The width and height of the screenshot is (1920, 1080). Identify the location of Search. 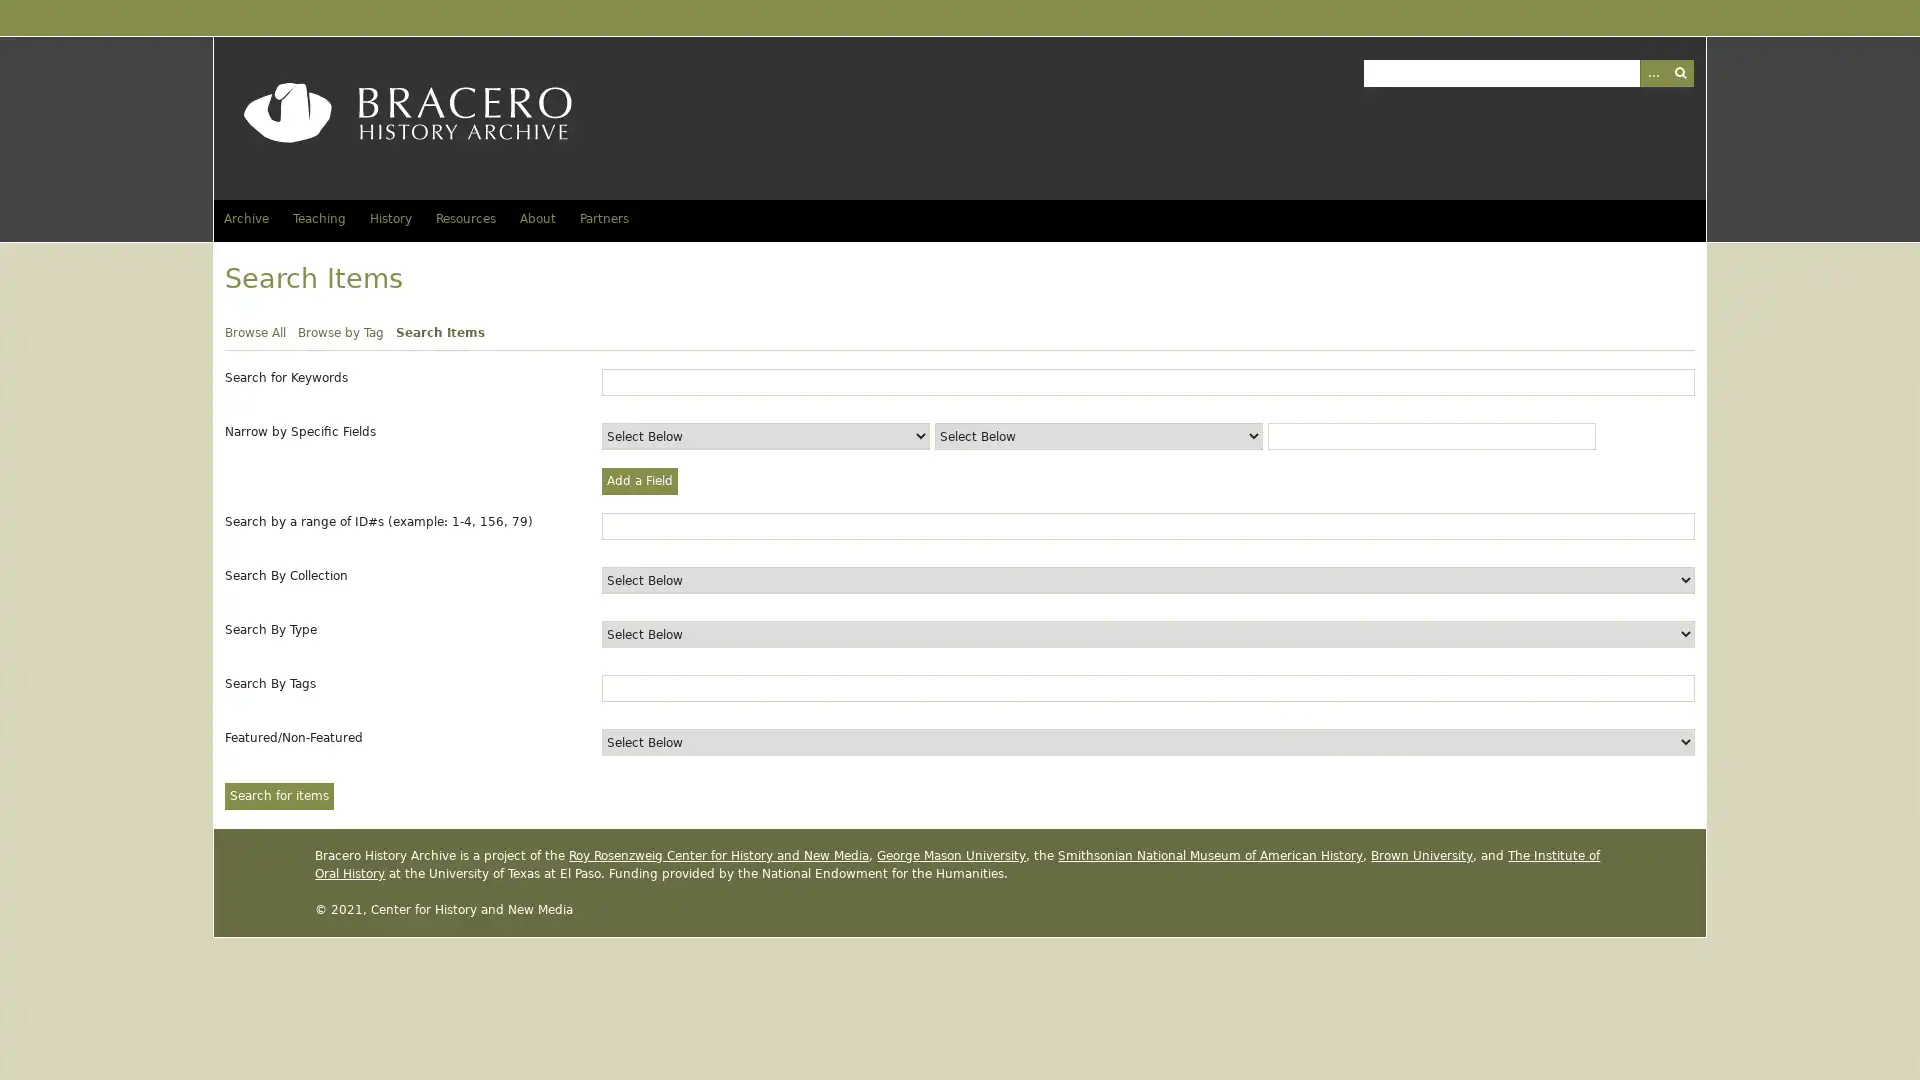
(1679, 71).